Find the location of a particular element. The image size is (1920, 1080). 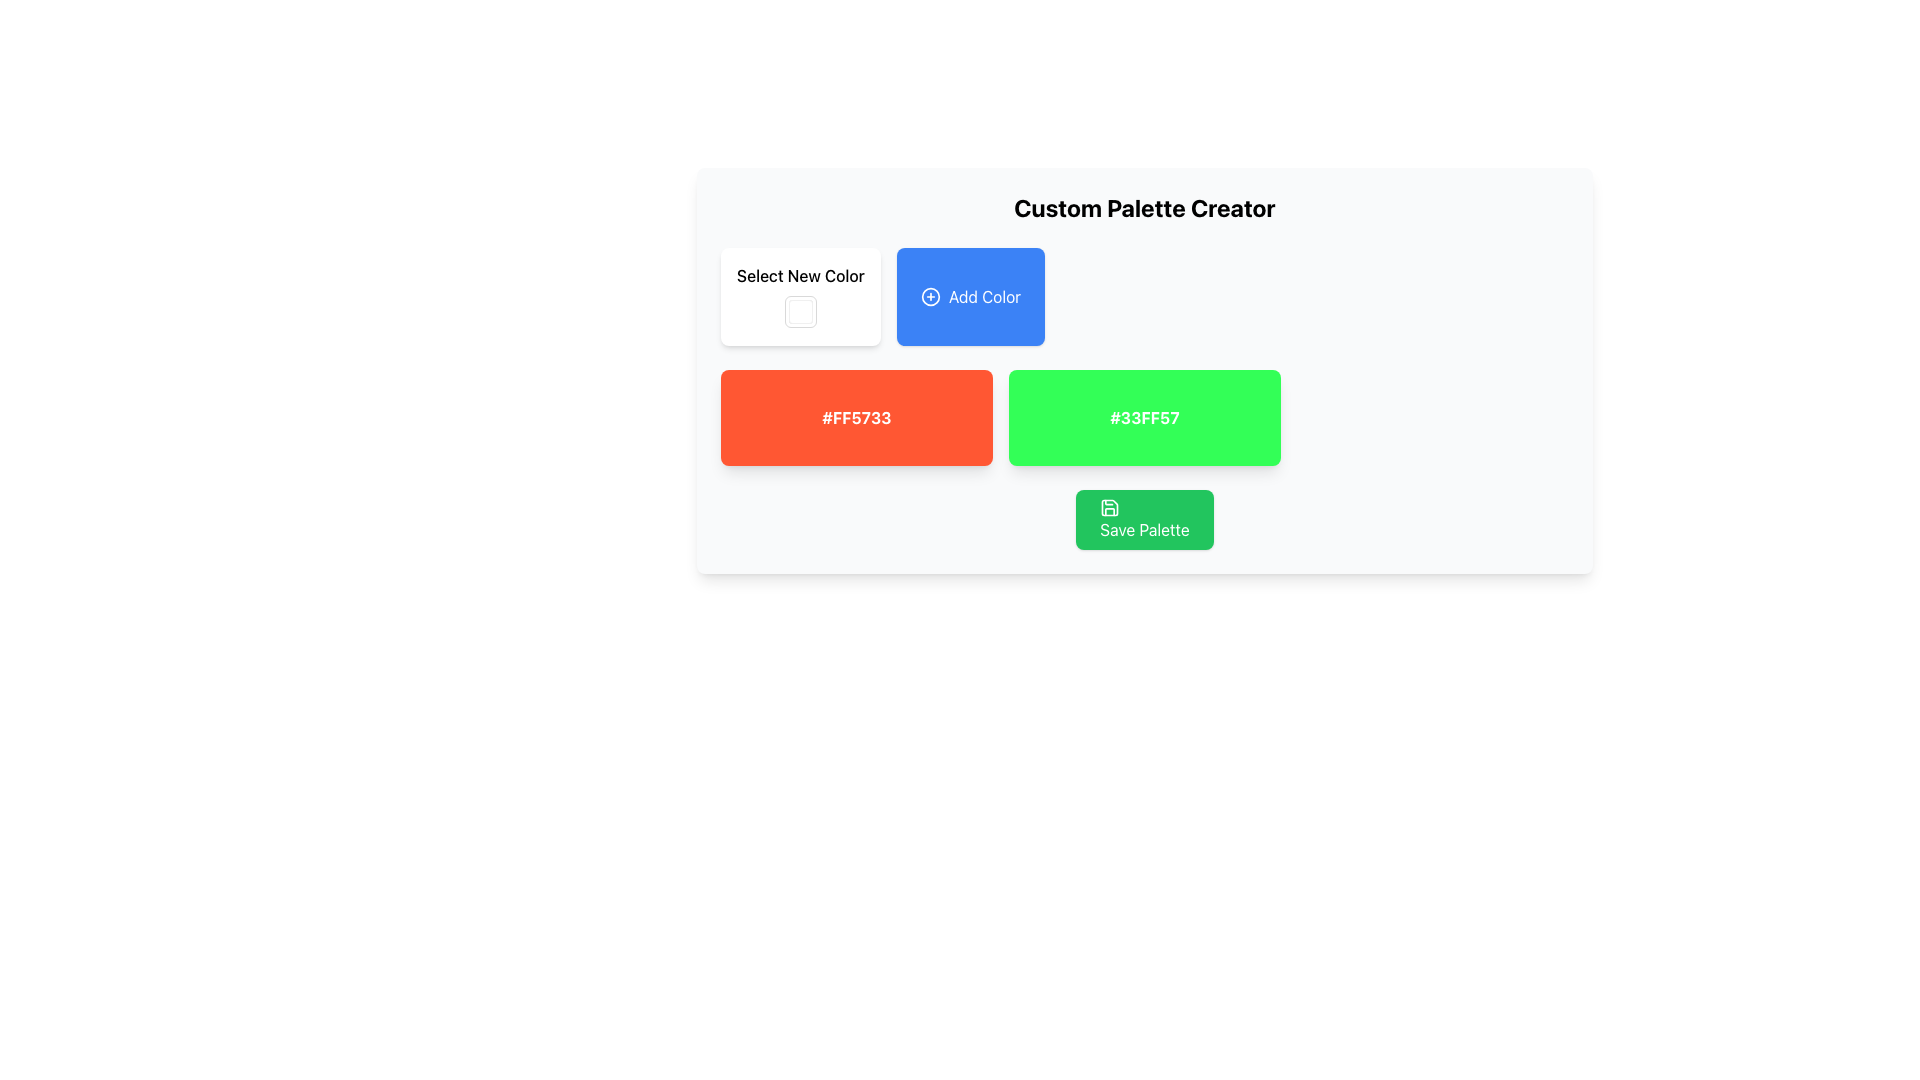

the large rectangular colored box with a vibrant orange-red background (#FF5733) that contains white, bold-centered text displaying the color code '#FF5733'. This box is positioned beneath the 'Select New Color' and 'Add Color' buttons is located at coordinates (857, 416).